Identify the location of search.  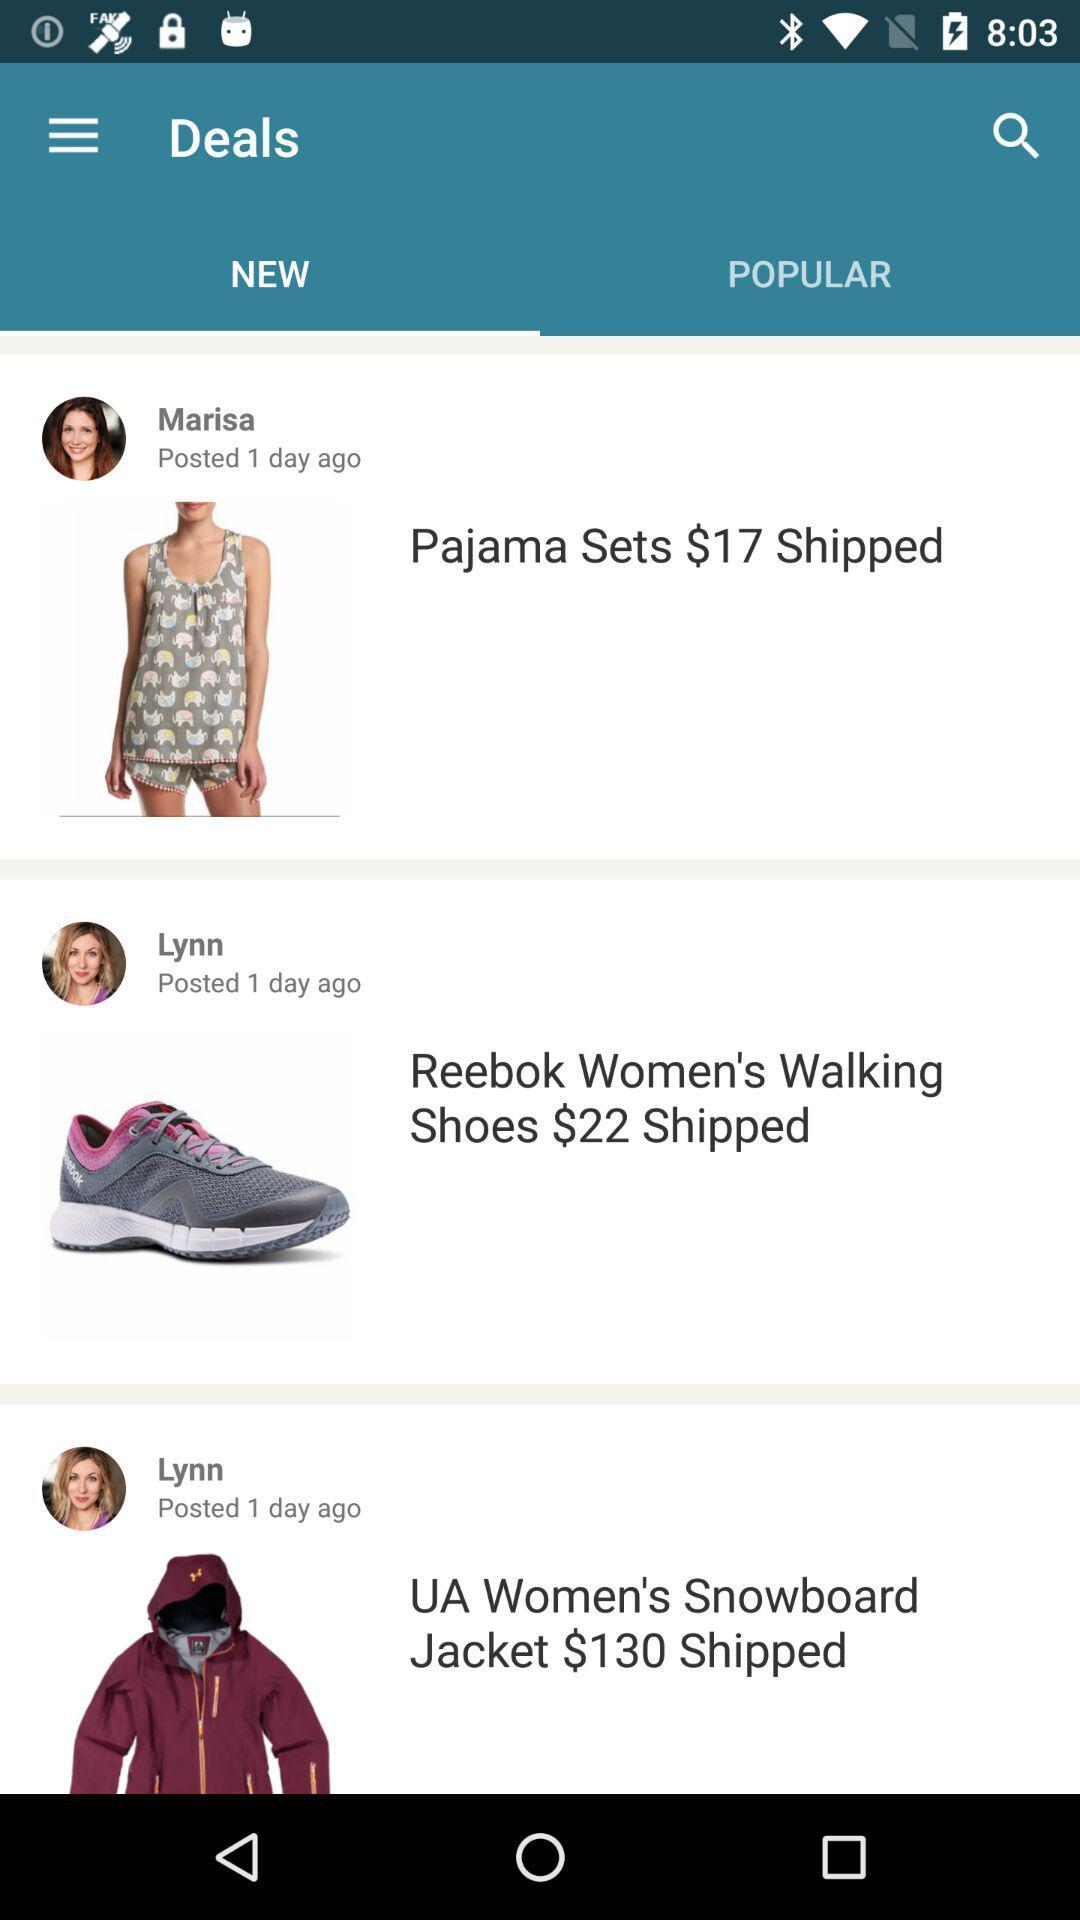
(1017, 136).